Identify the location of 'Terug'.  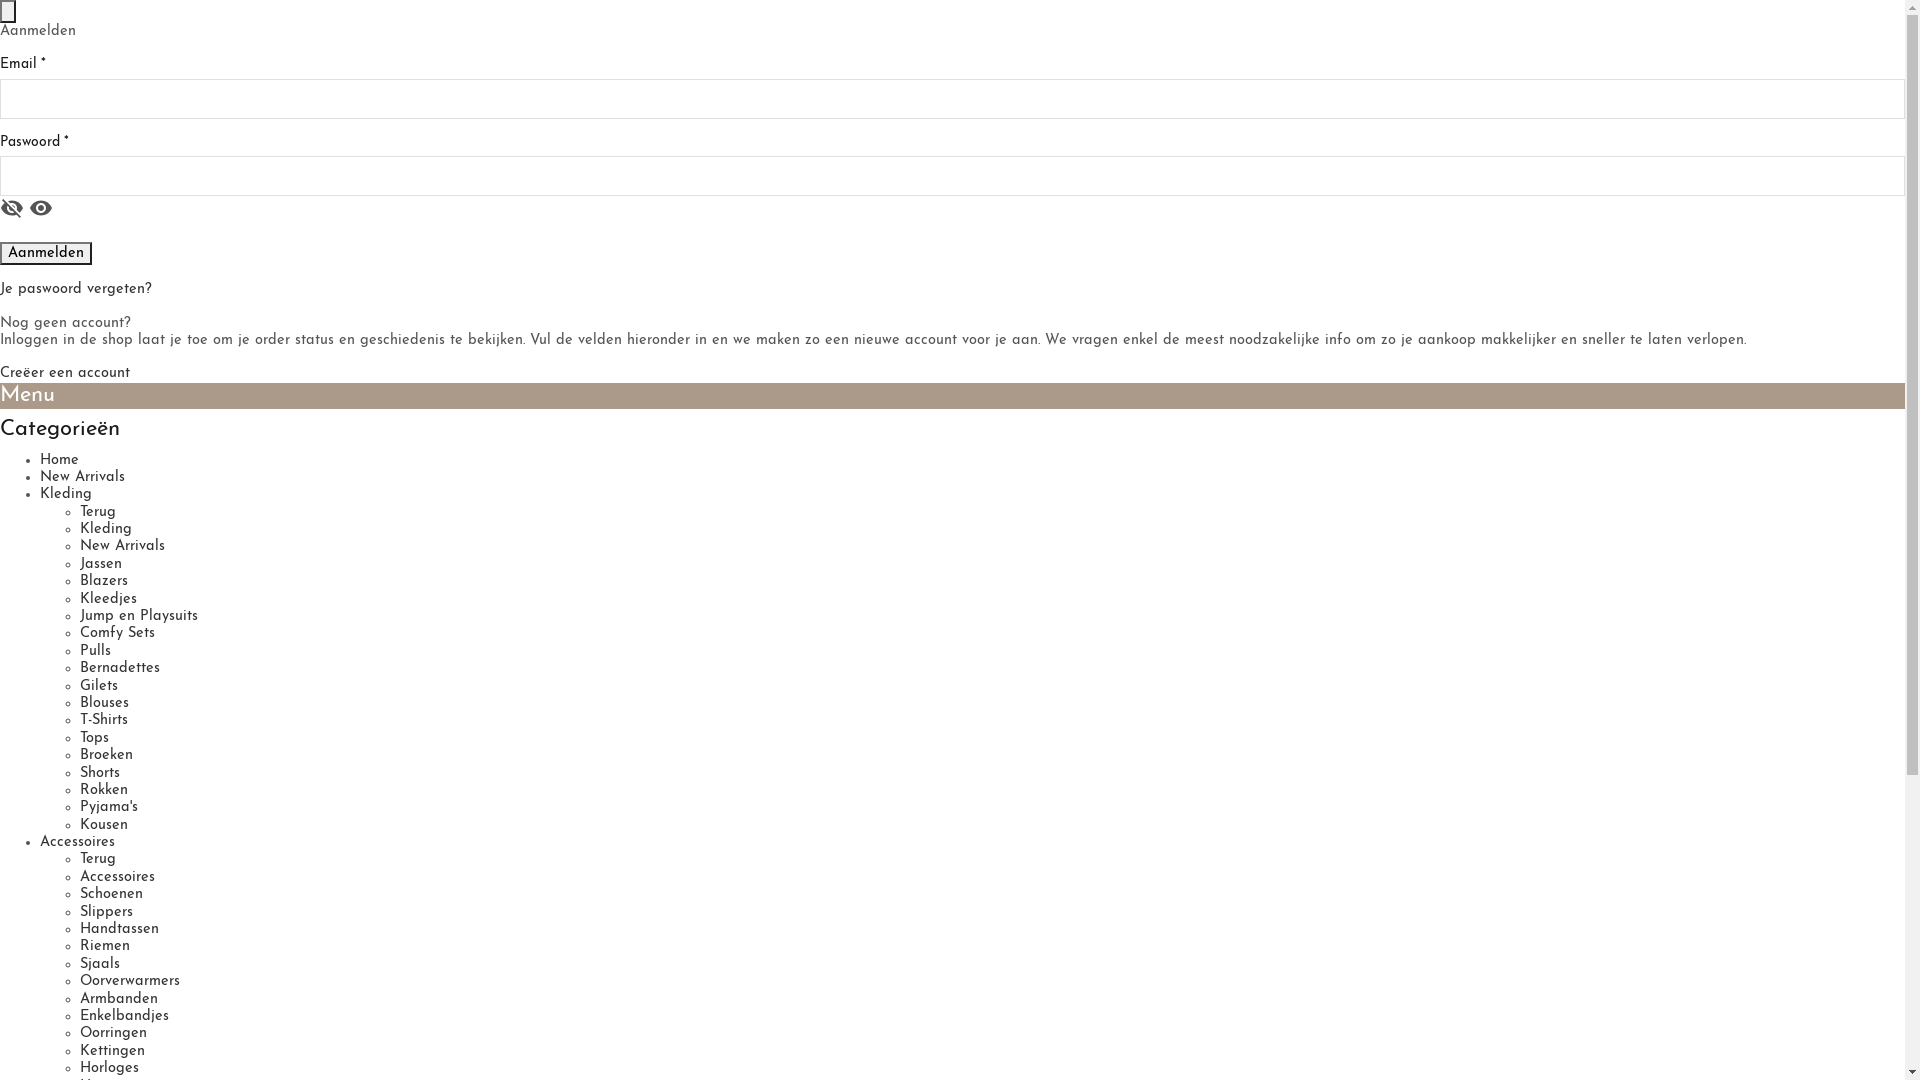
(96, 858).